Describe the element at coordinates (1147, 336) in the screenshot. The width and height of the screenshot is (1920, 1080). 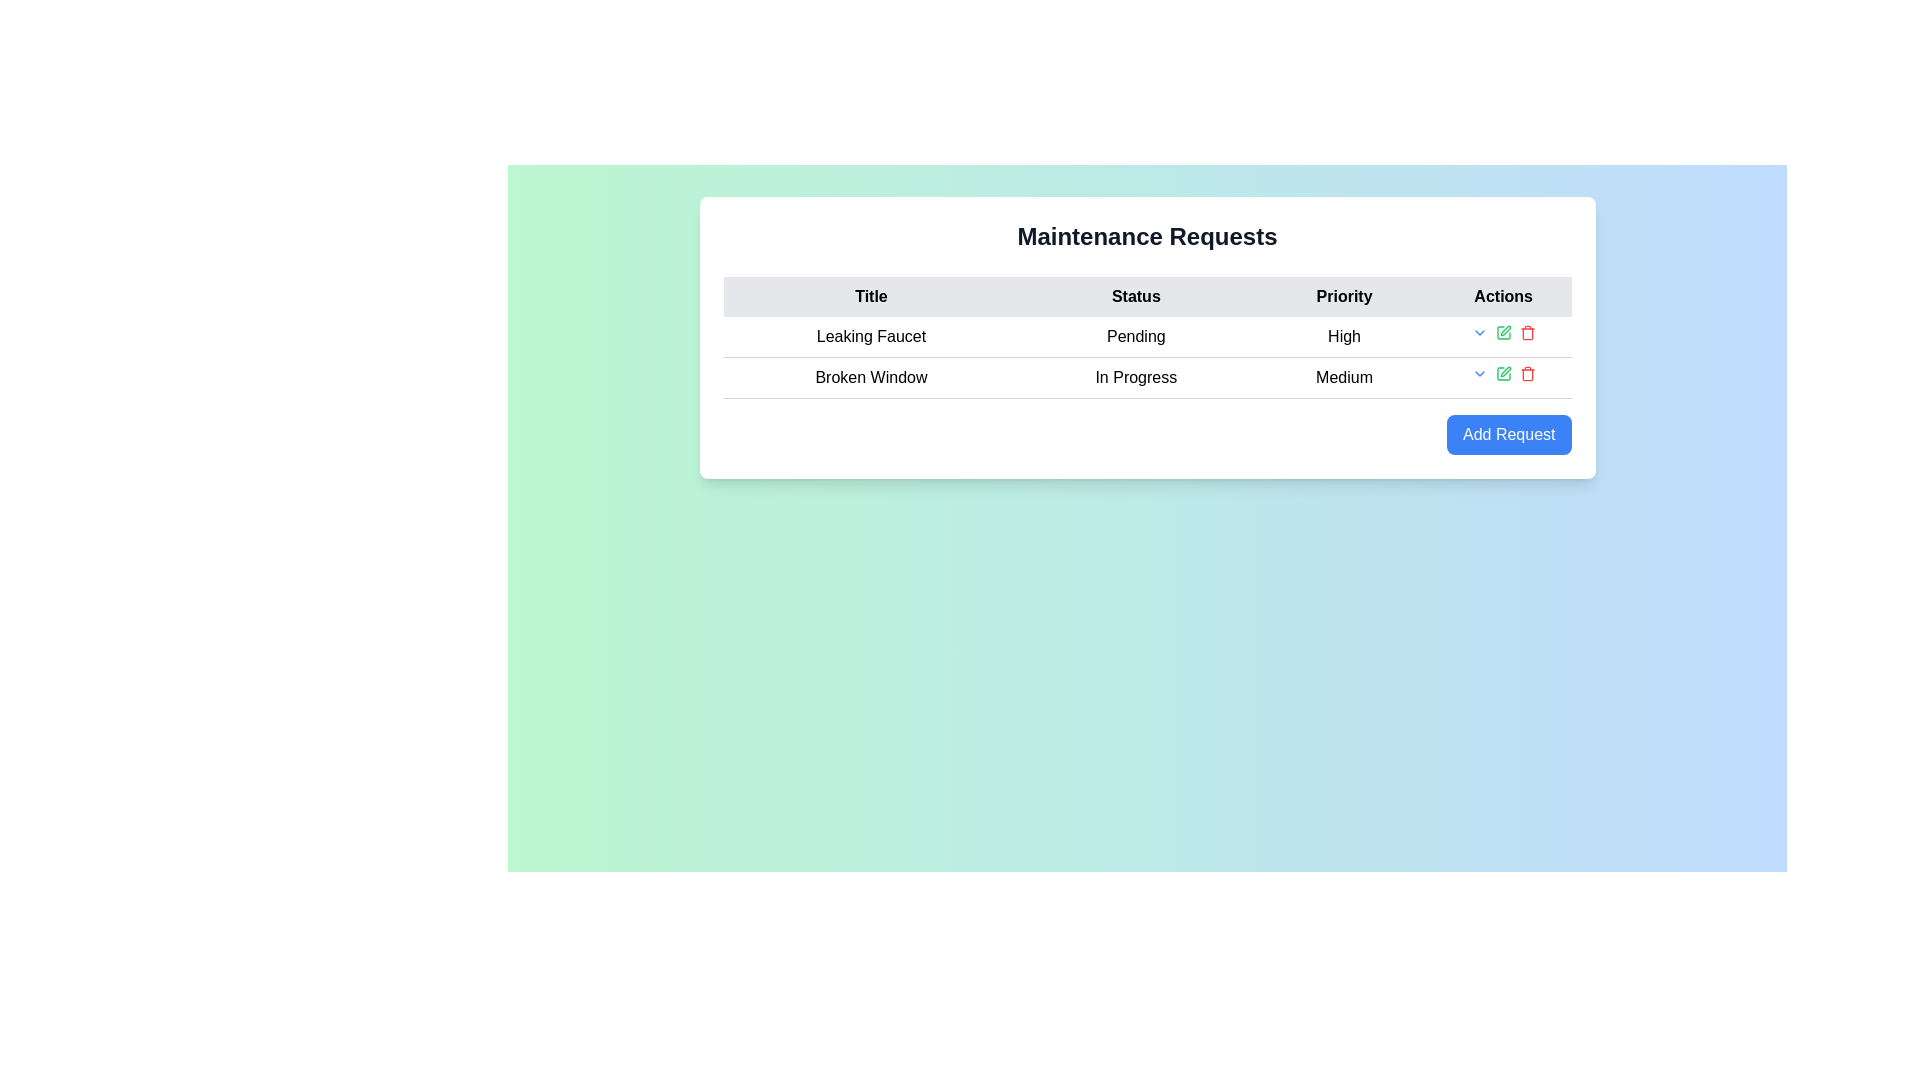
I see `the TextElement displaying the status of the maintenance request in the second column of the first row under the 'Maintenance Requests' header` at that location.